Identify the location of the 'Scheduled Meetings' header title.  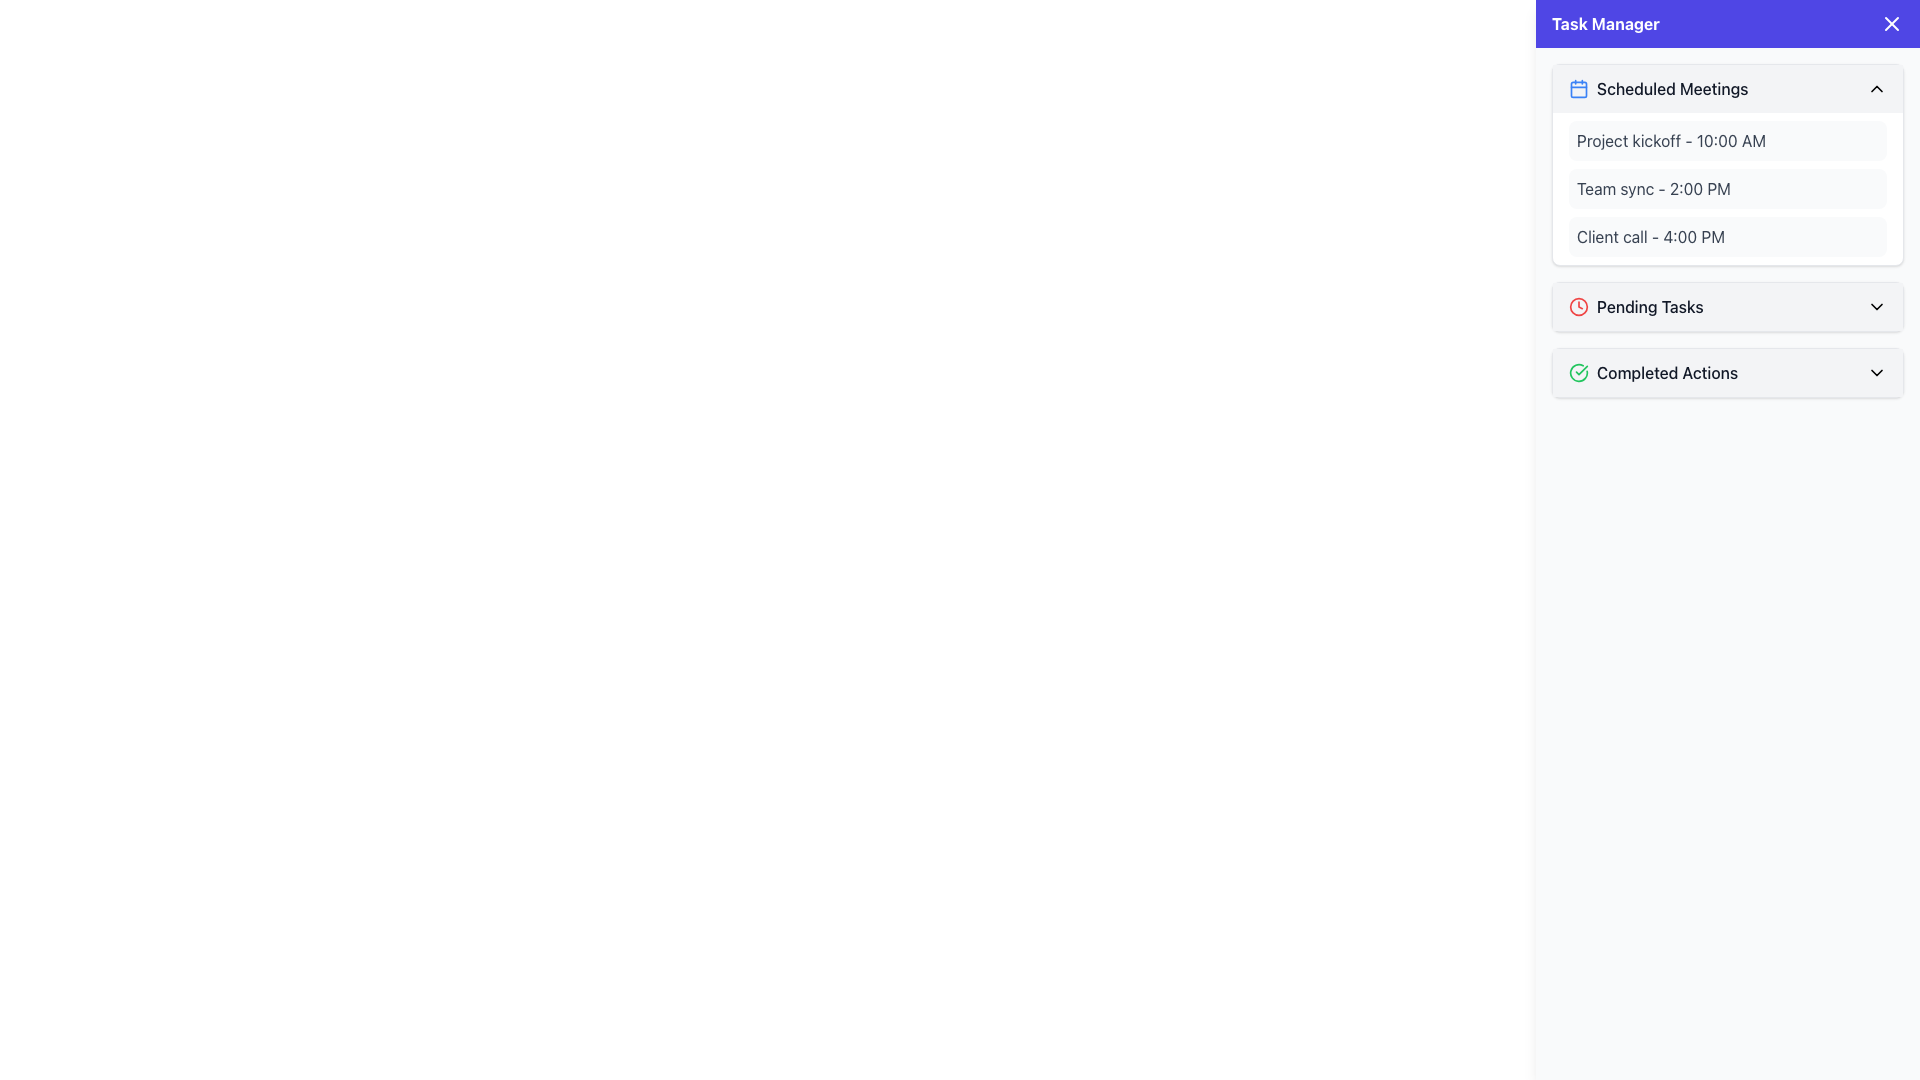
(1658, 87).